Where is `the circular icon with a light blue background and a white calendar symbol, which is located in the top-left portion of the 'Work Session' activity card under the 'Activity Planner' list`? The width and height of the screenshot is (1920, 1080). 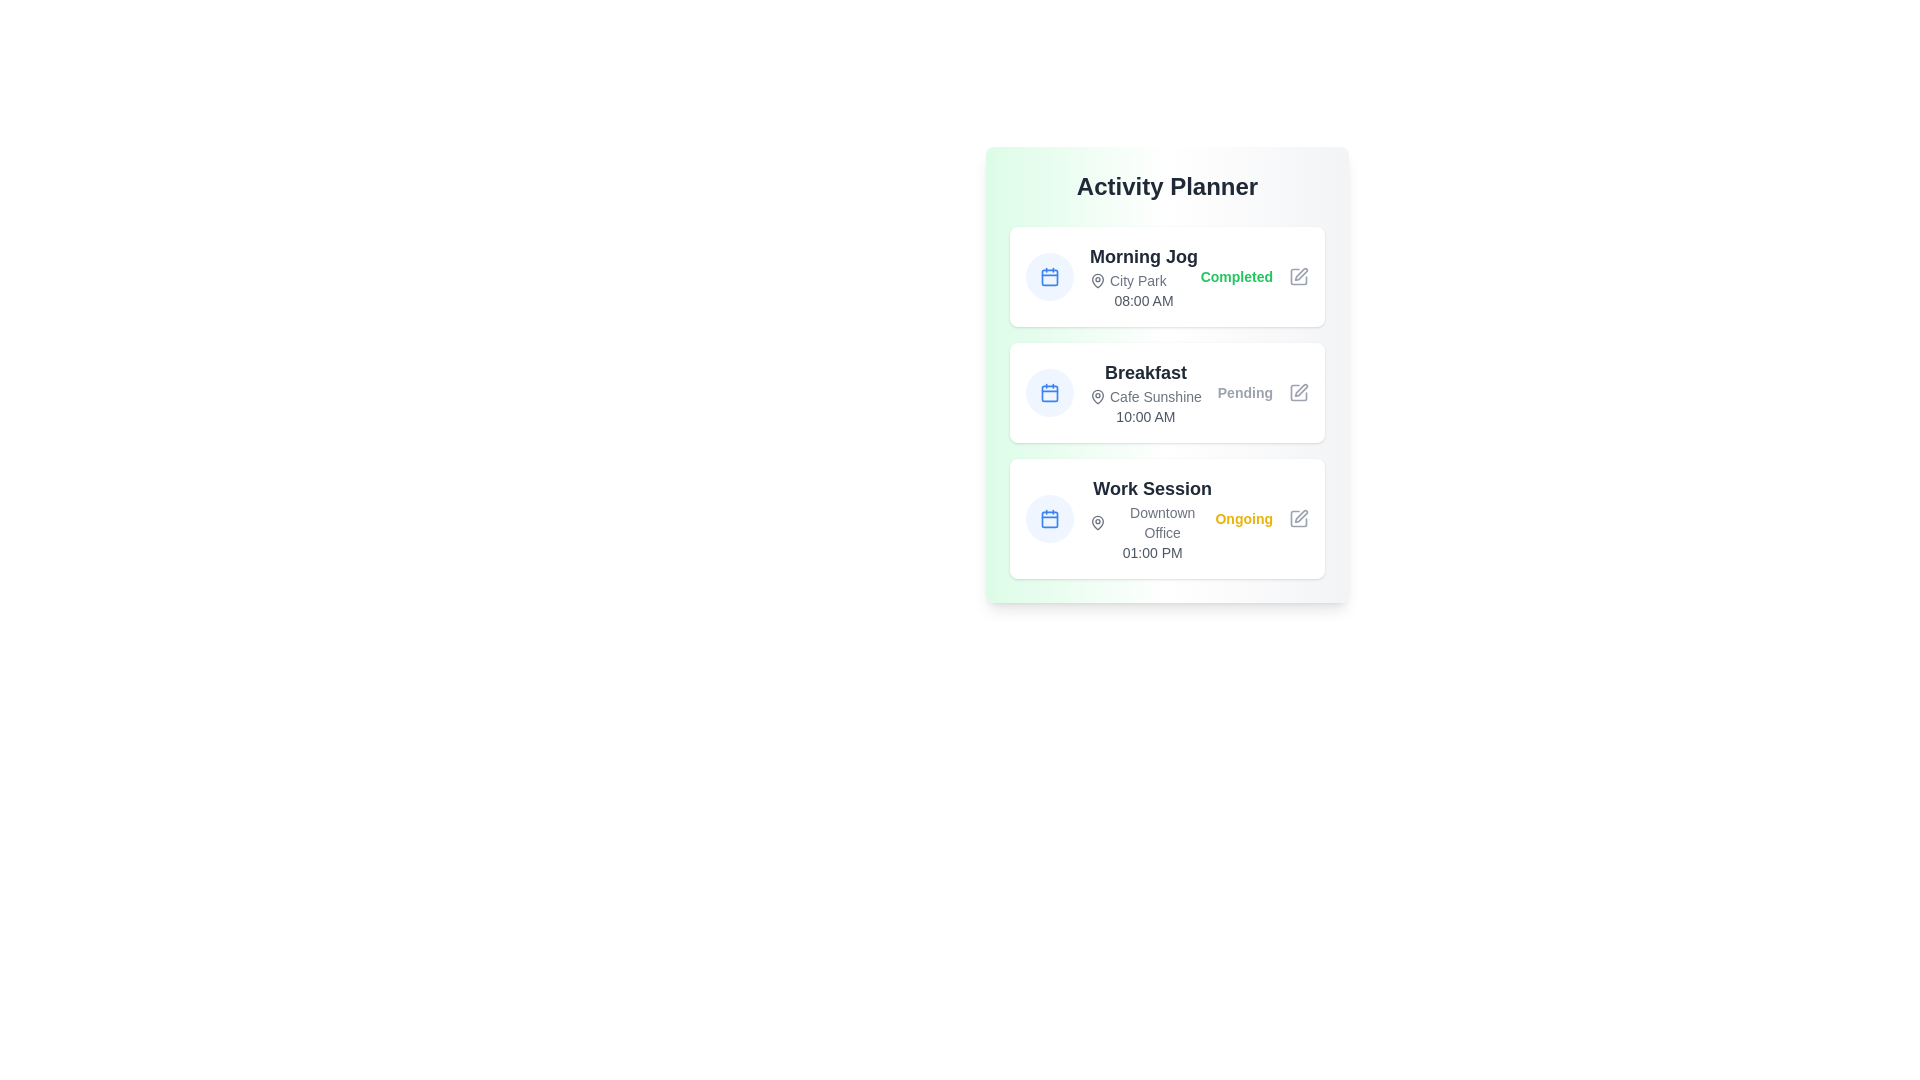 the circular icon with a light blue background and a white calendar symbol, which is located in the top-left portion of the 'Work Session' activity card under the 'Activity Planner' list is located at coordinates (1049, 518).